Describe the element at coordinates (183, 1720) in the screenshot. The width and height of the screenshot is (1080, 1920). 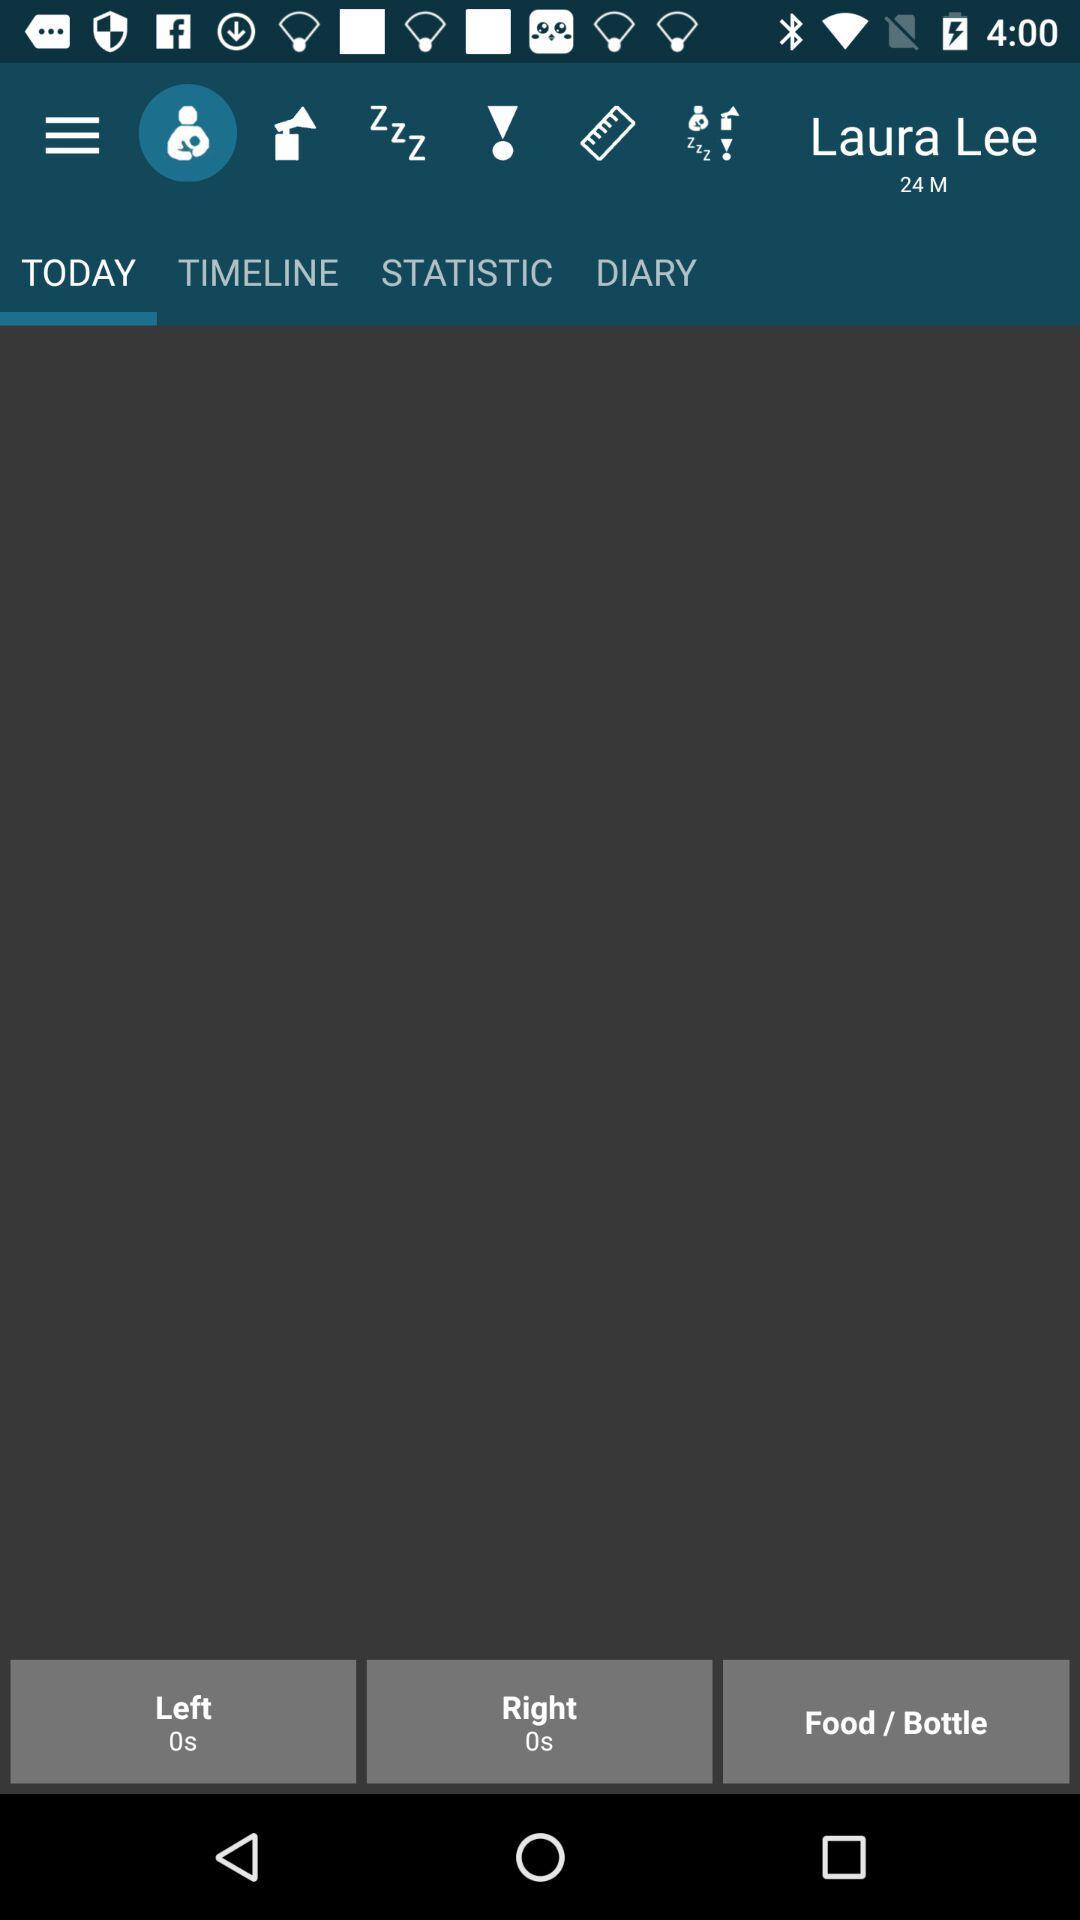
I see `the item at the bottom left corner` at that location.